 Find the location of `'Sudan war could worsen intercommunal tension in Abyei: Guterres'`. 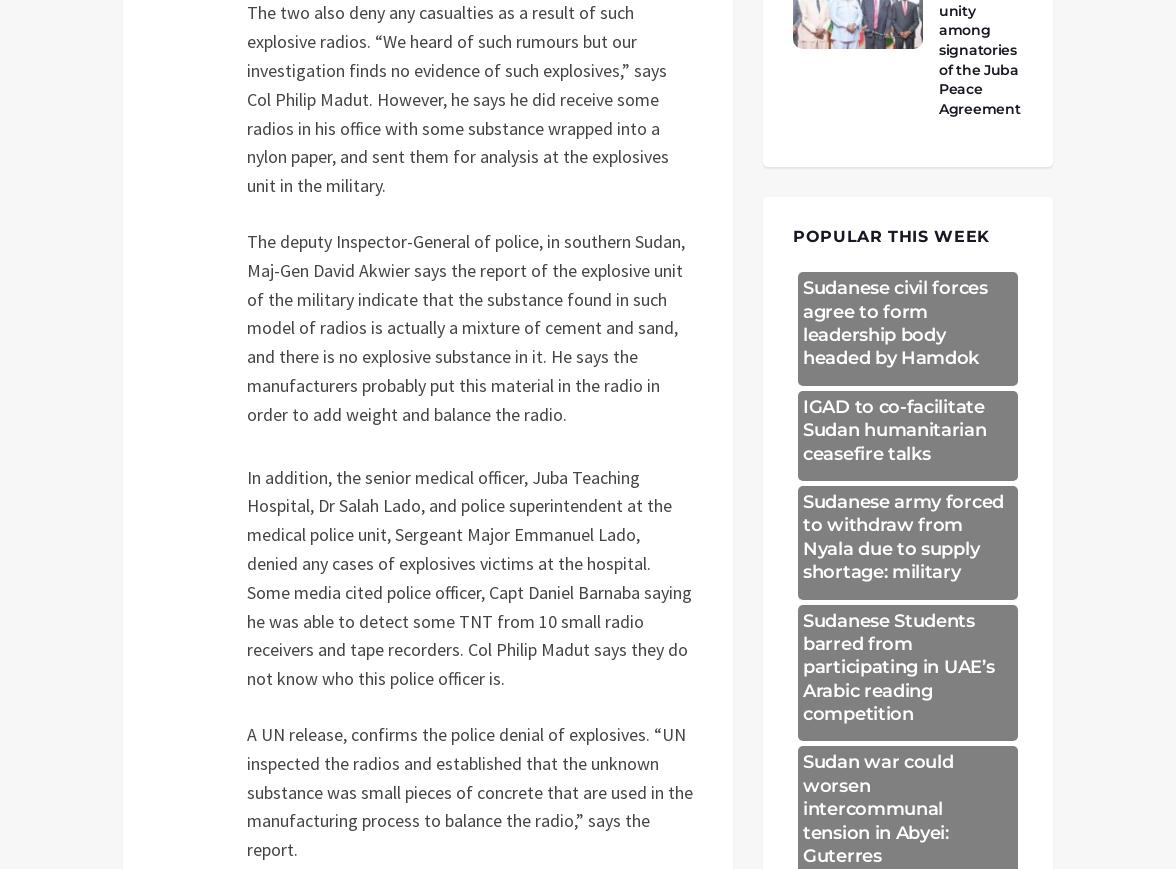

'Sudan war could worsen intercommunal tension in Abyei: Guterres' is located at coordinates (878, 809).